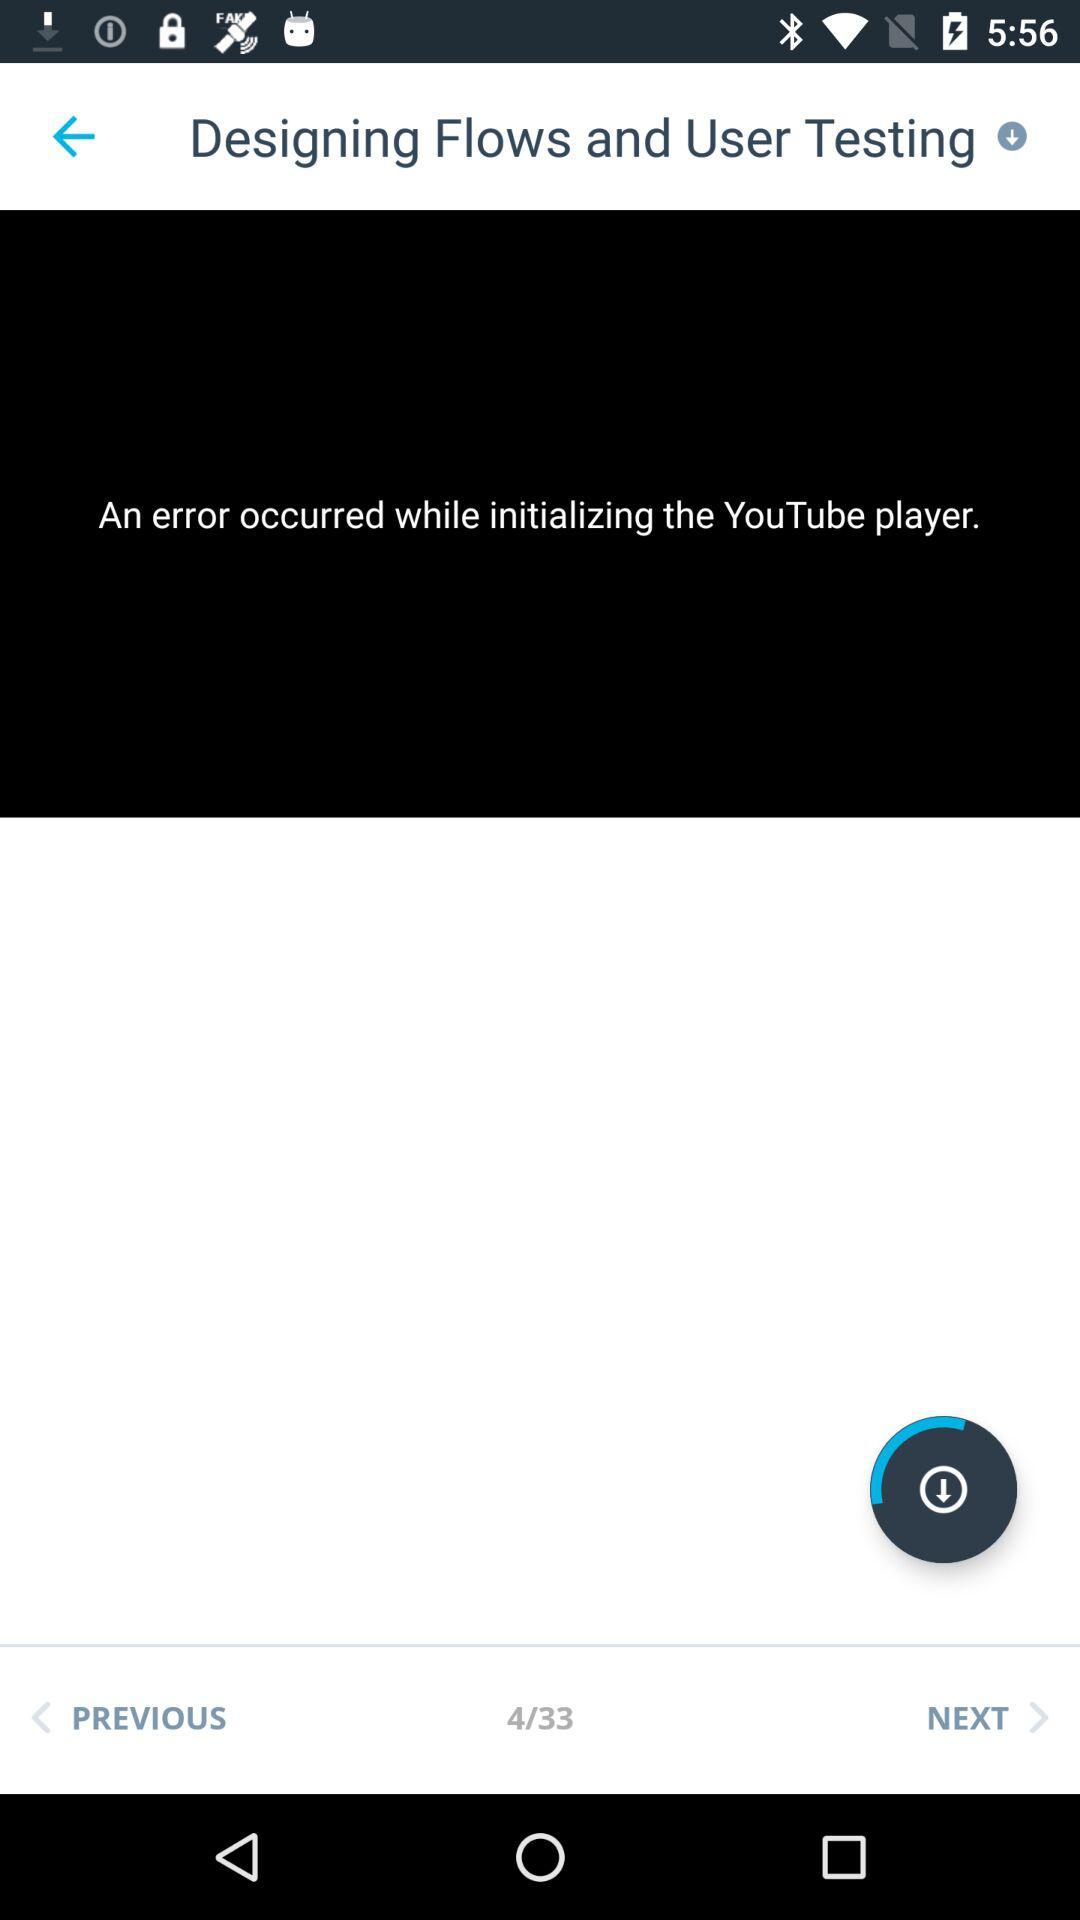 This screenshot has width=1080, height=1920. What do you see at coordinates (128, 1716) in the screenshot?
I see `item next to the 4/33 icon` at bounding box center [128, 1716].